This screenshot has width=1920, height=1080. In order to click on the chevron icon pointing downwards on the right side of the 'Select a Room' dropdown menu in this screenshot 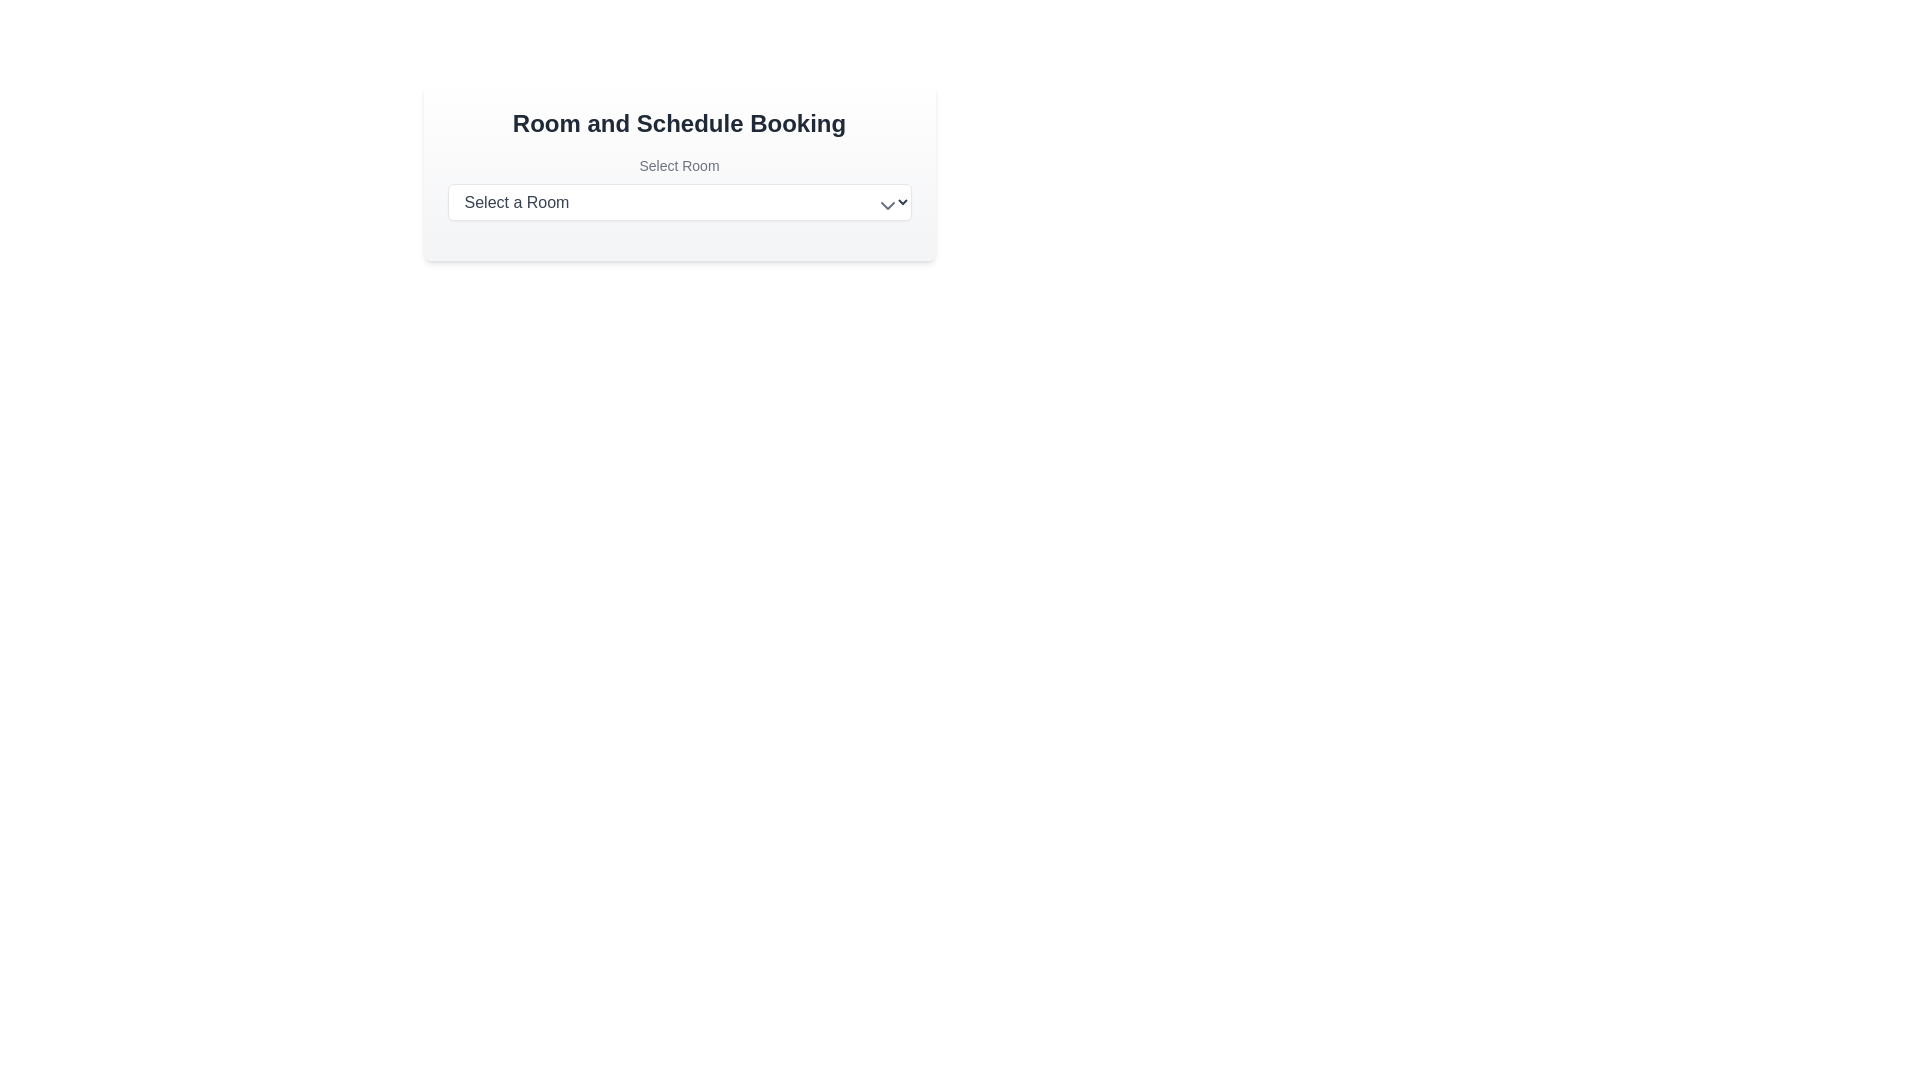, I will do `click(886, 205)`.